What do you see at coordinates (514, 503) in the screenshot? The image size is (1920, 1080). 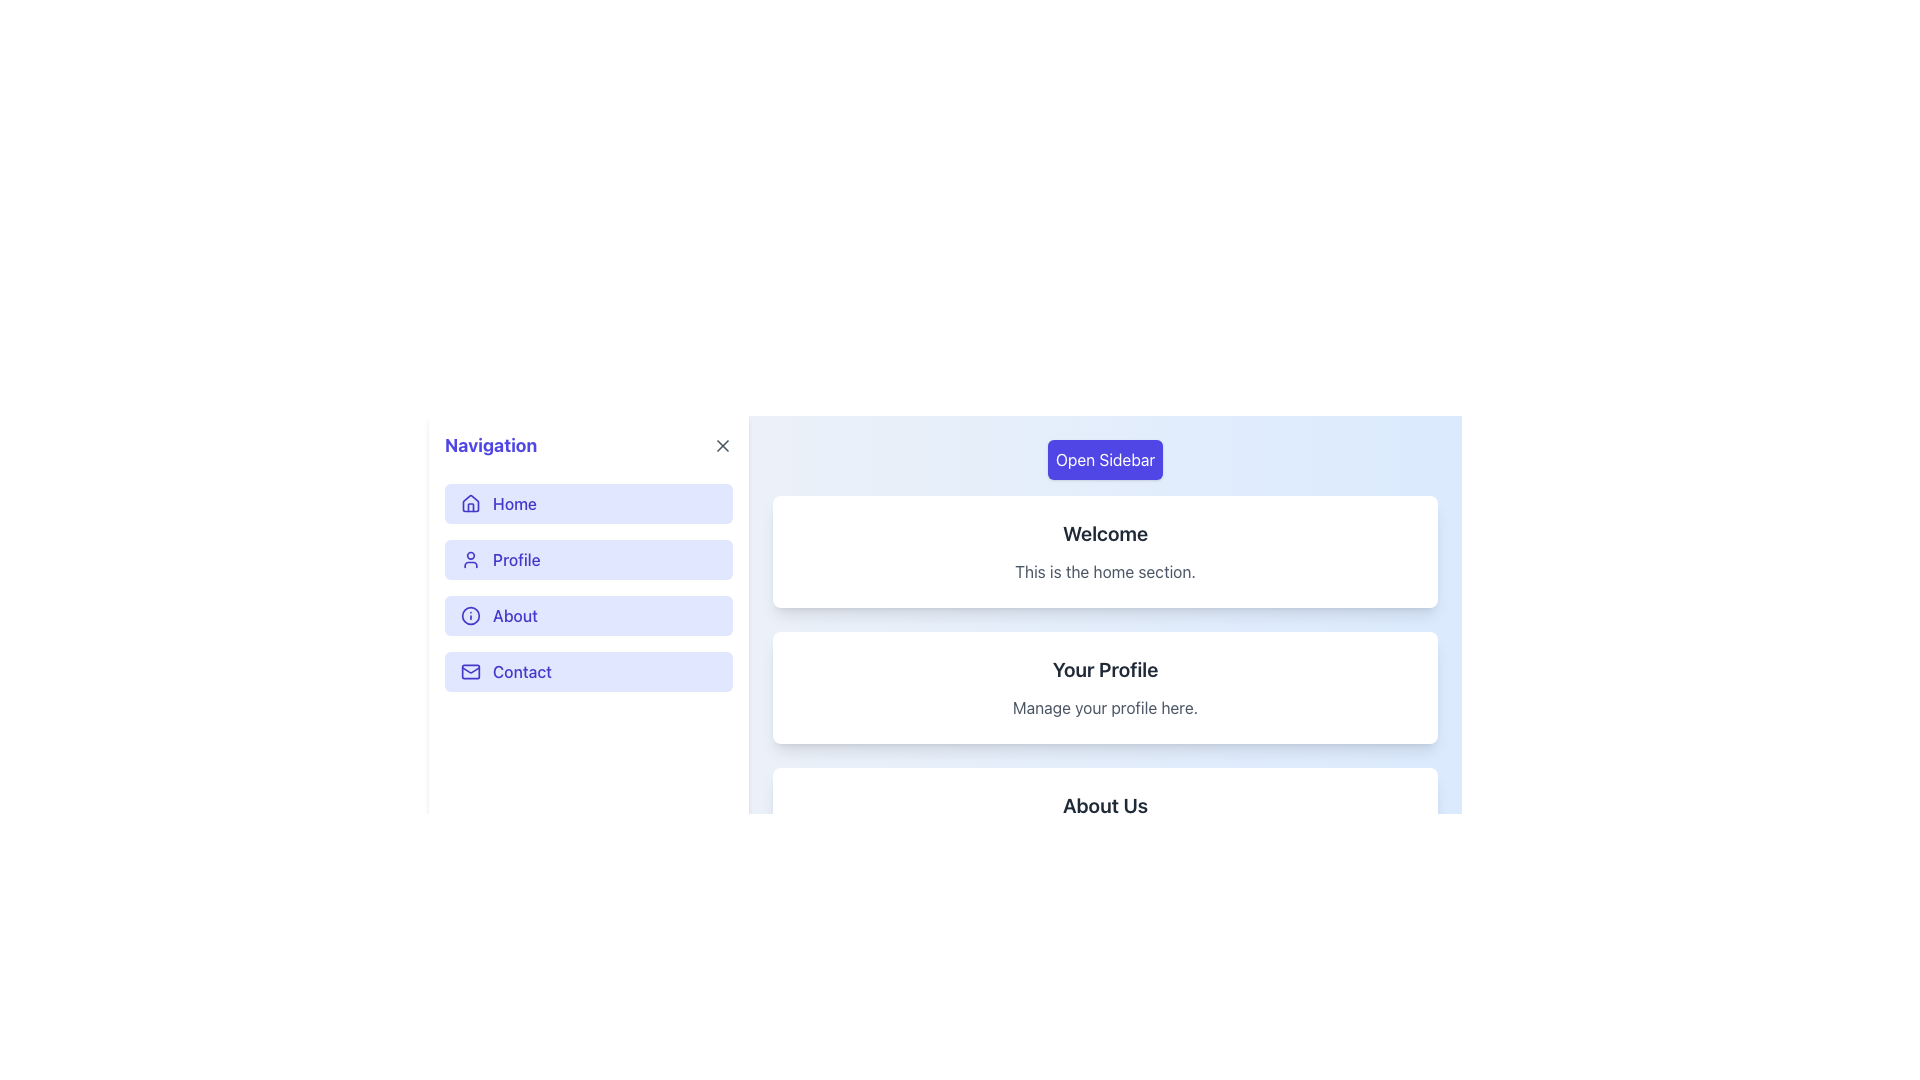 I see `the 'Home' navigation text label located at the top of the vertical navigation menu on the left-hand side` at bounding box center [514, 503].